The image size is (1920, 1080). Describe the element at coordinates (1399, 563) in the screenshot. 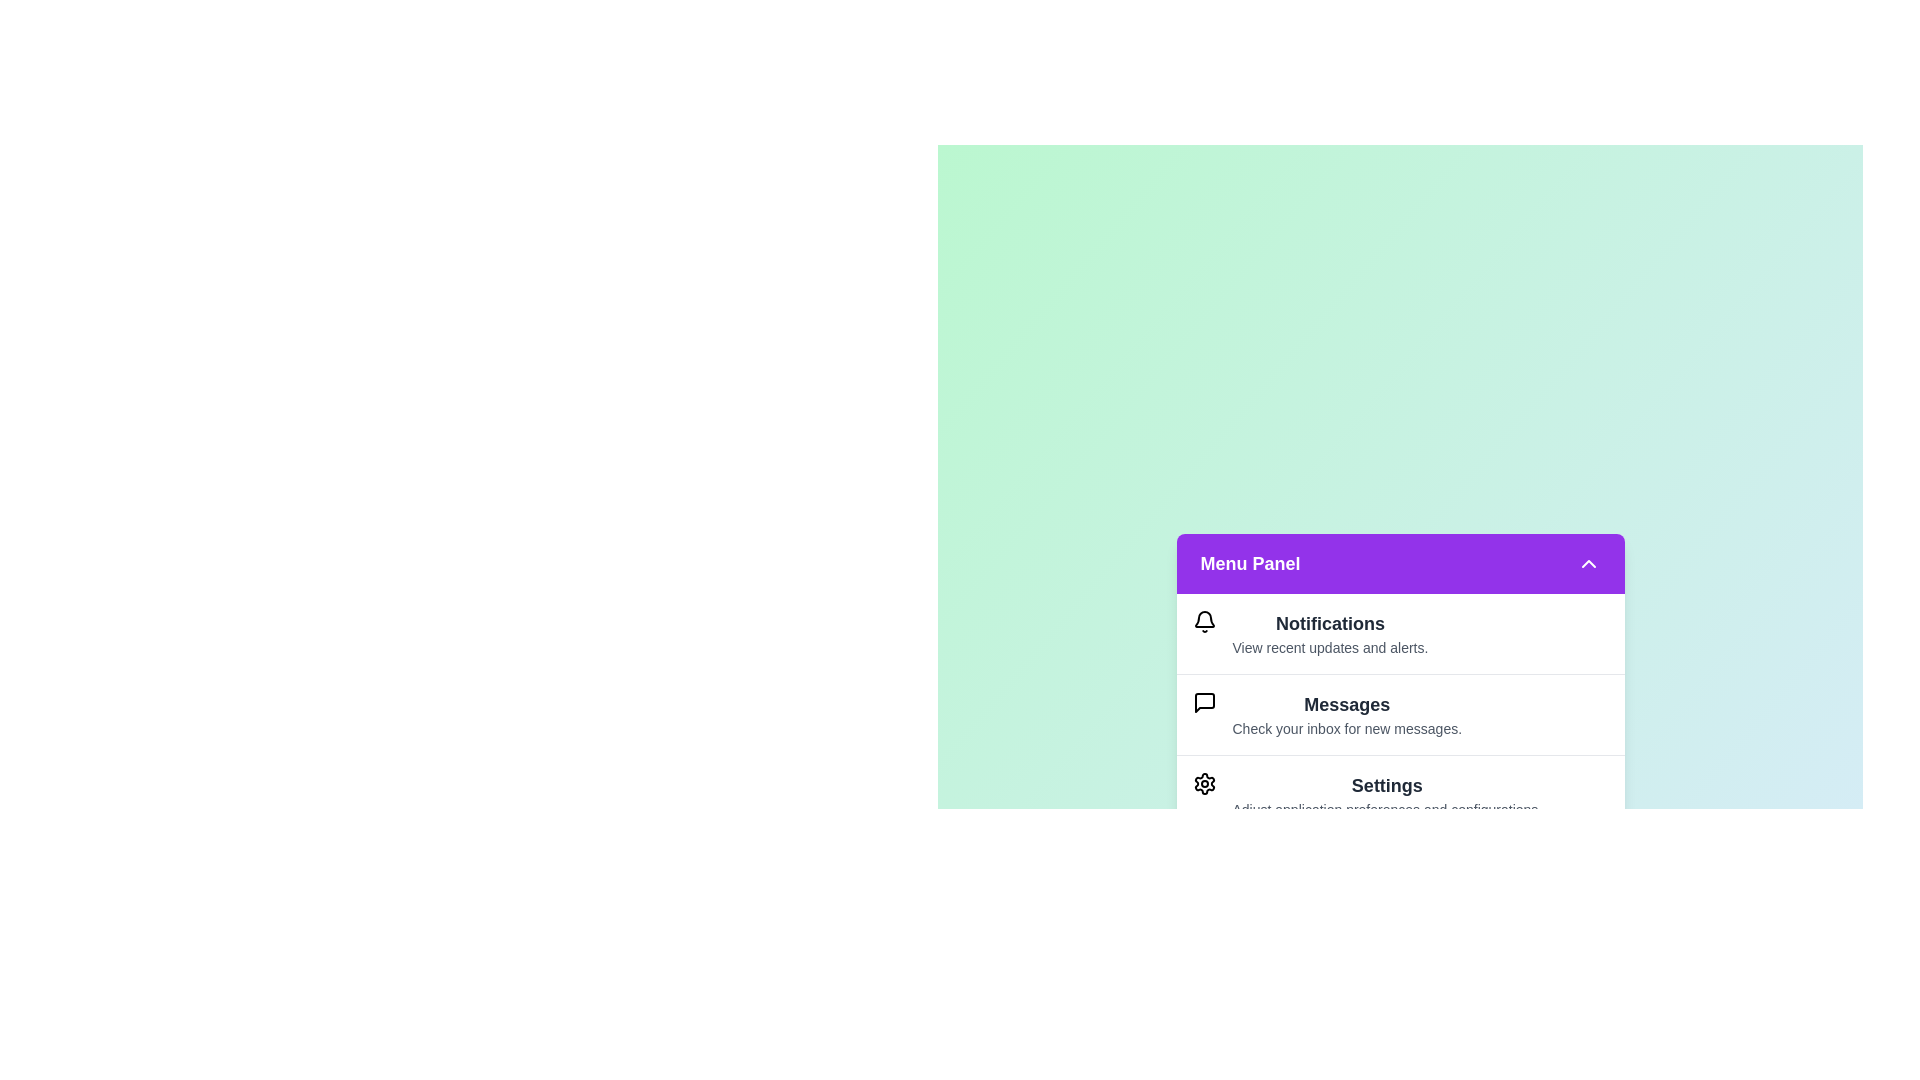

I see `the 'Menu Panel' button to toggle the menu` at that location.